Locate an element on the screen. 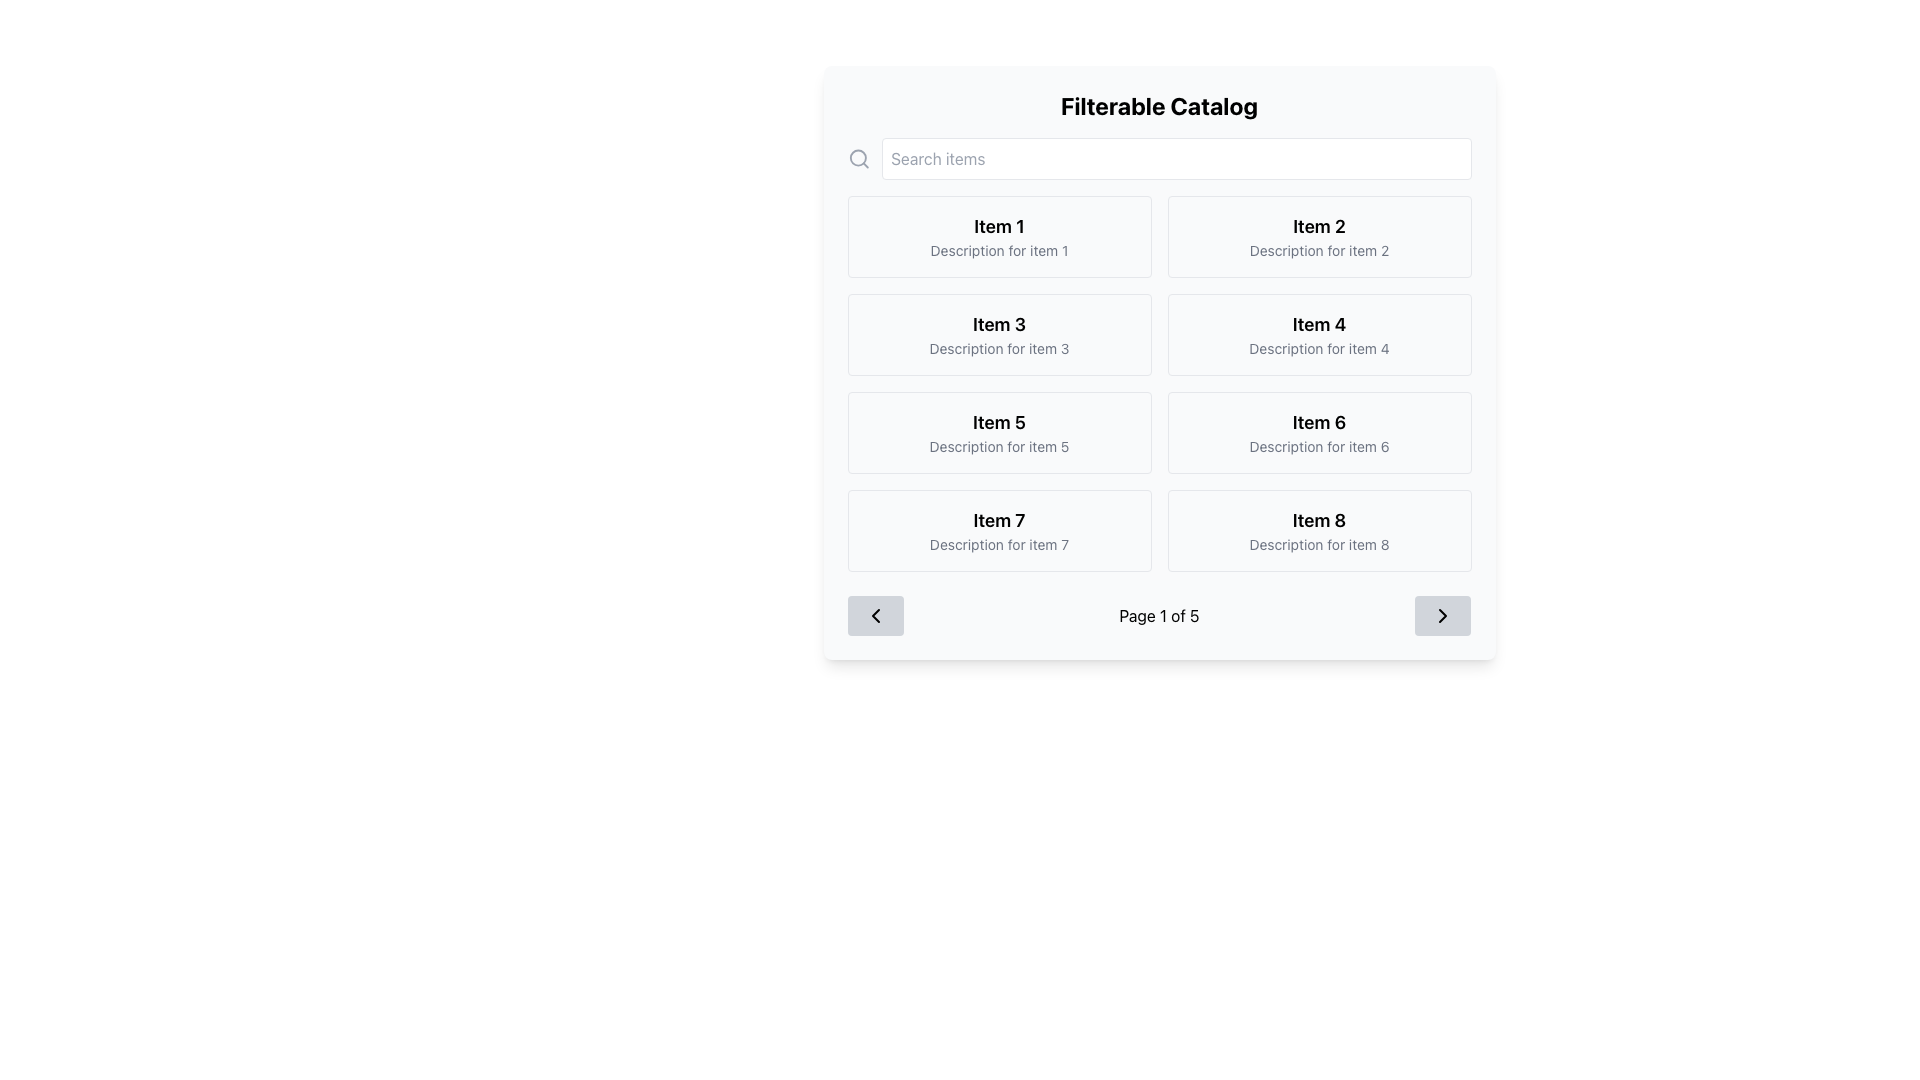 The height and width of the screenshot is (1080, 1920). the navigation button with a light gray background and a black right arrow icon located at the far-right of the pagination controls is located at coordinates (1443, 615).